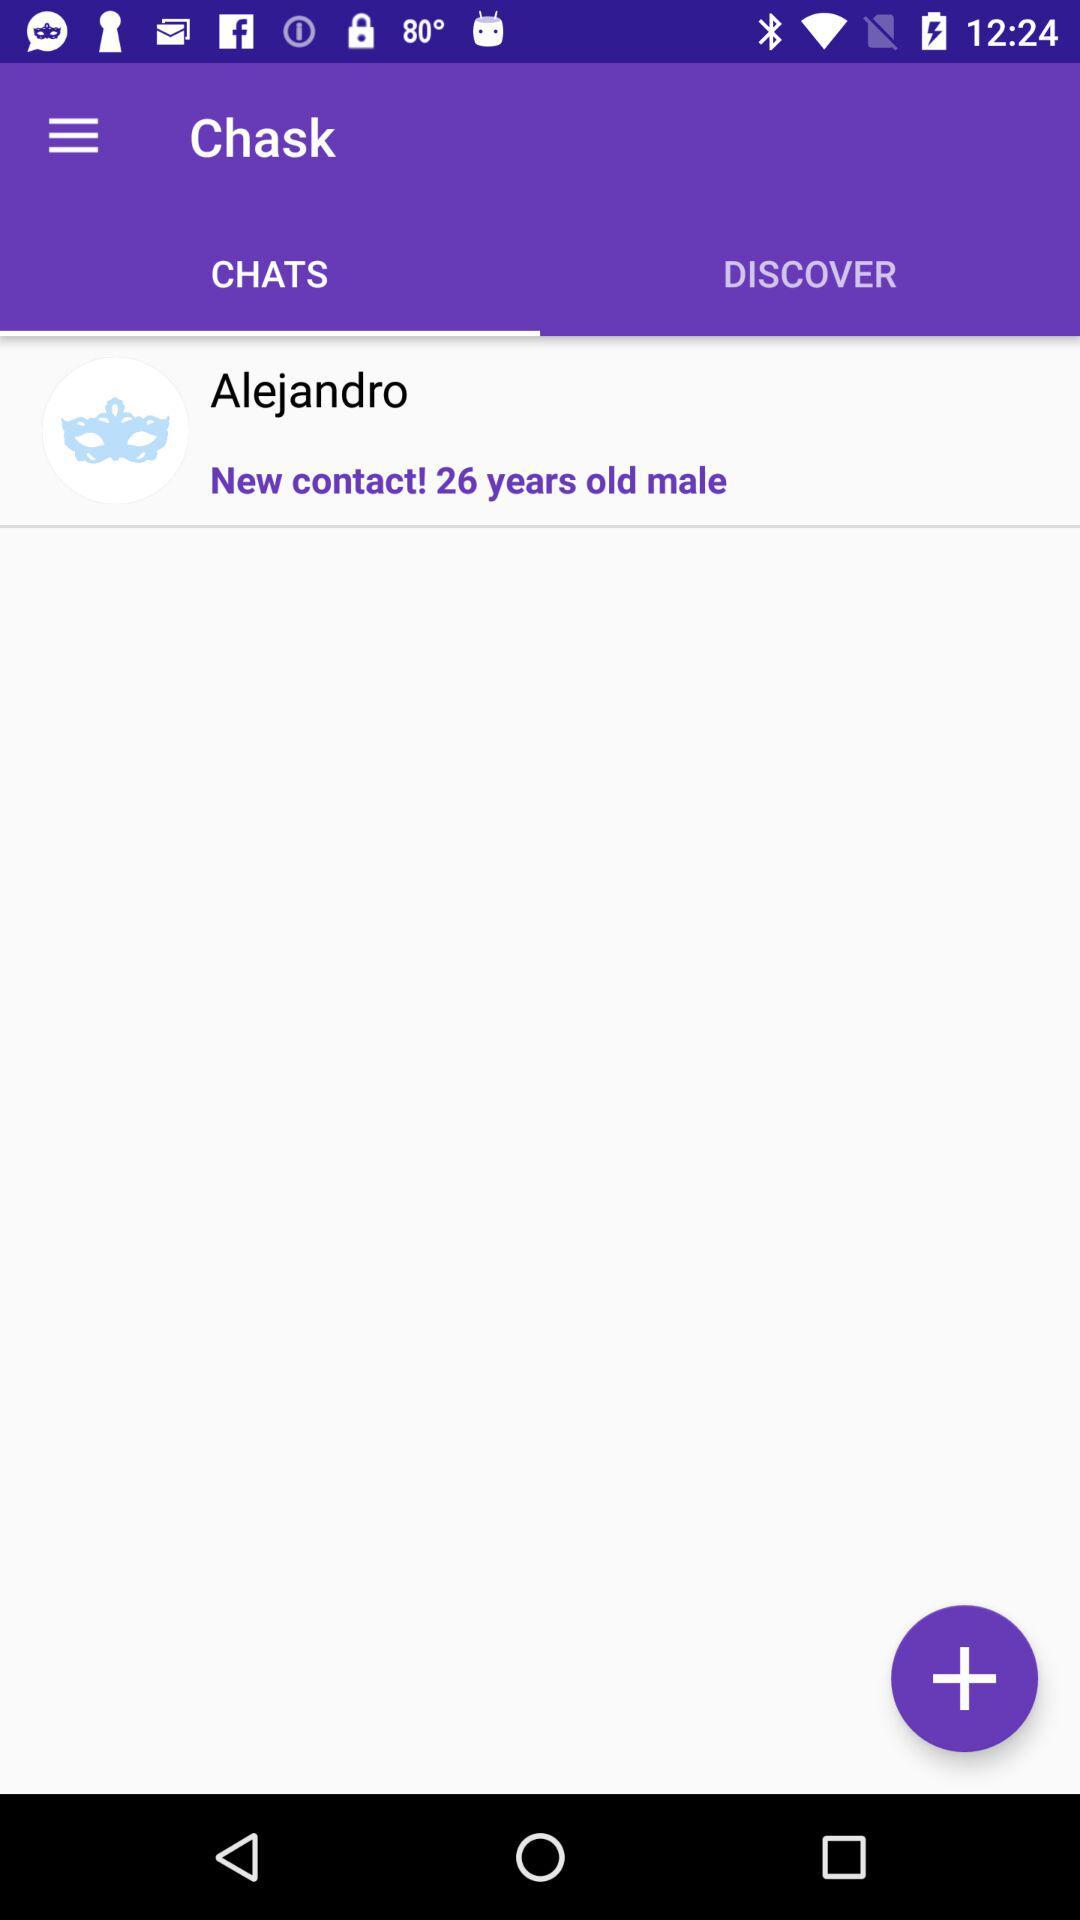 This screenshot has width=1080, height=1920. I want to click on the new contact 26 icon, so click(468, 478).